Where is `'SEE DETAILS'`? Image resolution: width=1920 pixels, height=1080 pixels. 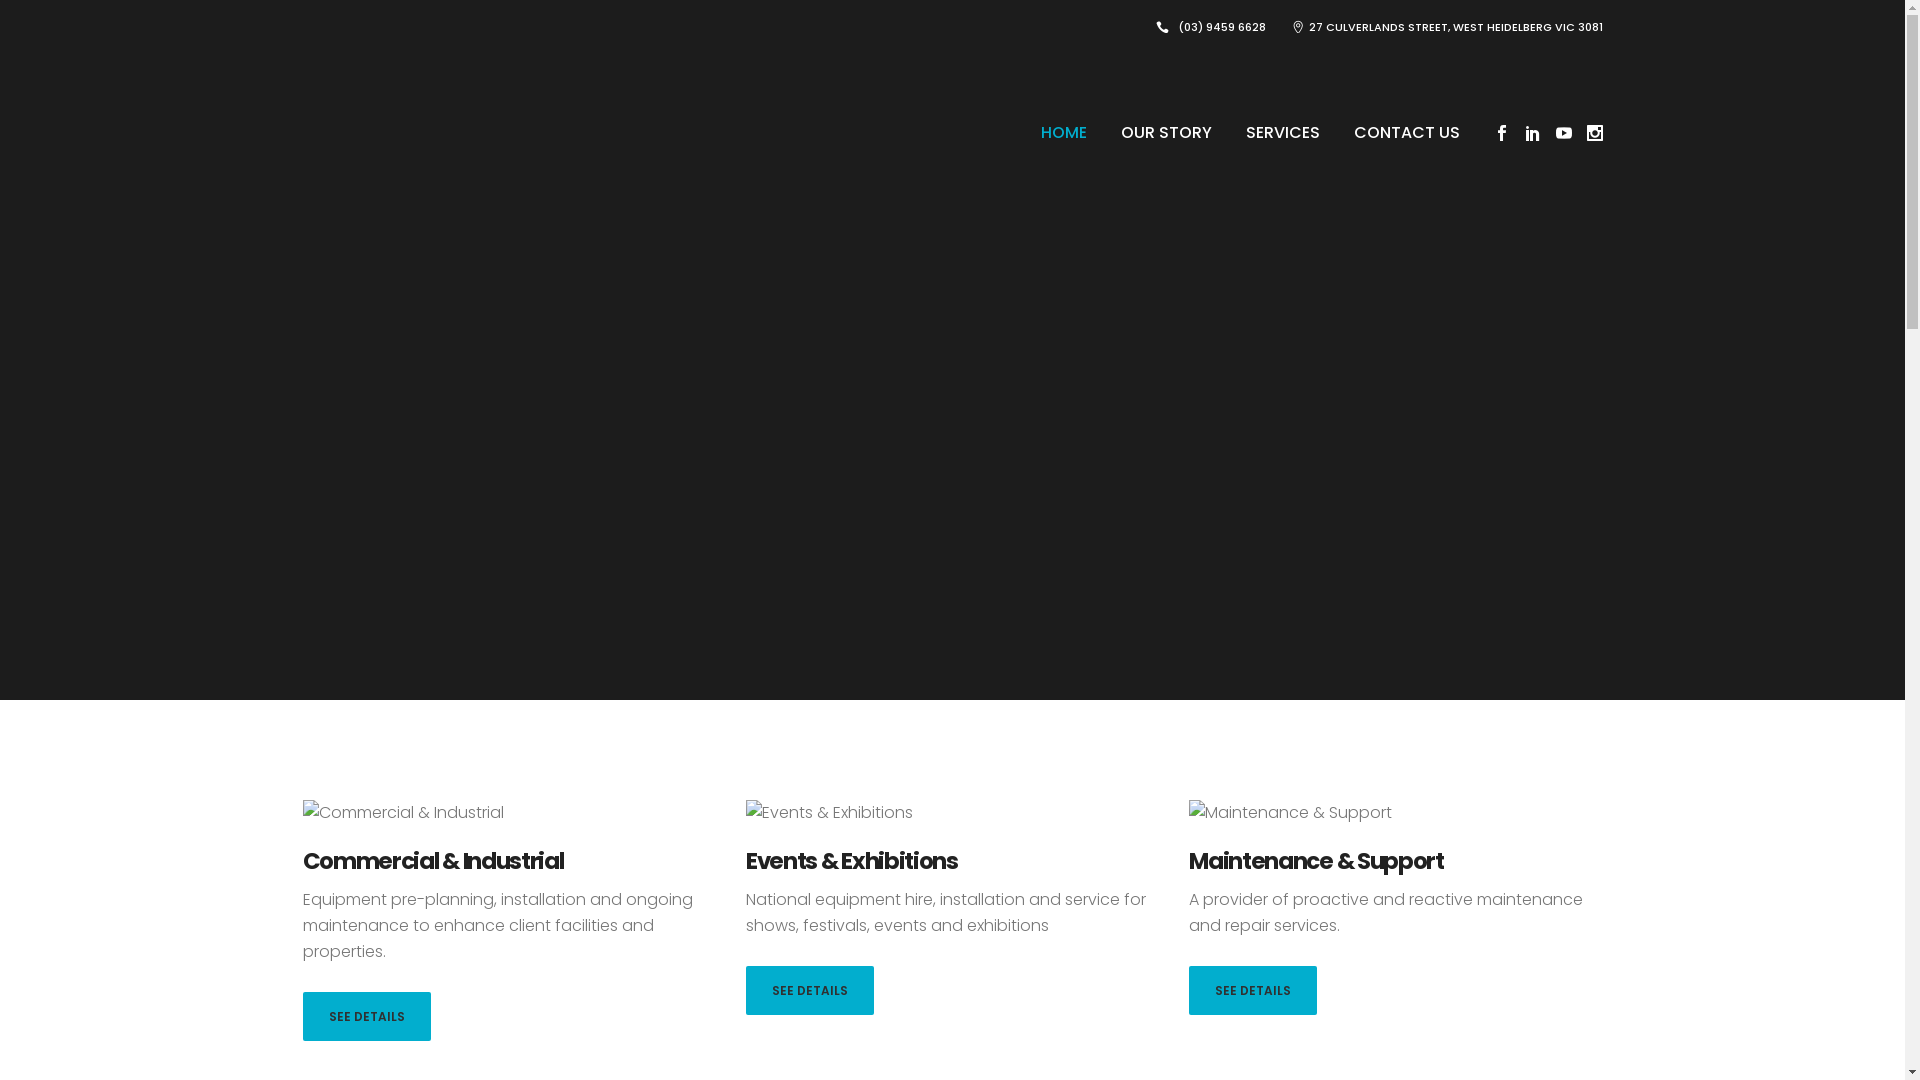 'SEE DETAILS' is located at coordinates (365, 1016).